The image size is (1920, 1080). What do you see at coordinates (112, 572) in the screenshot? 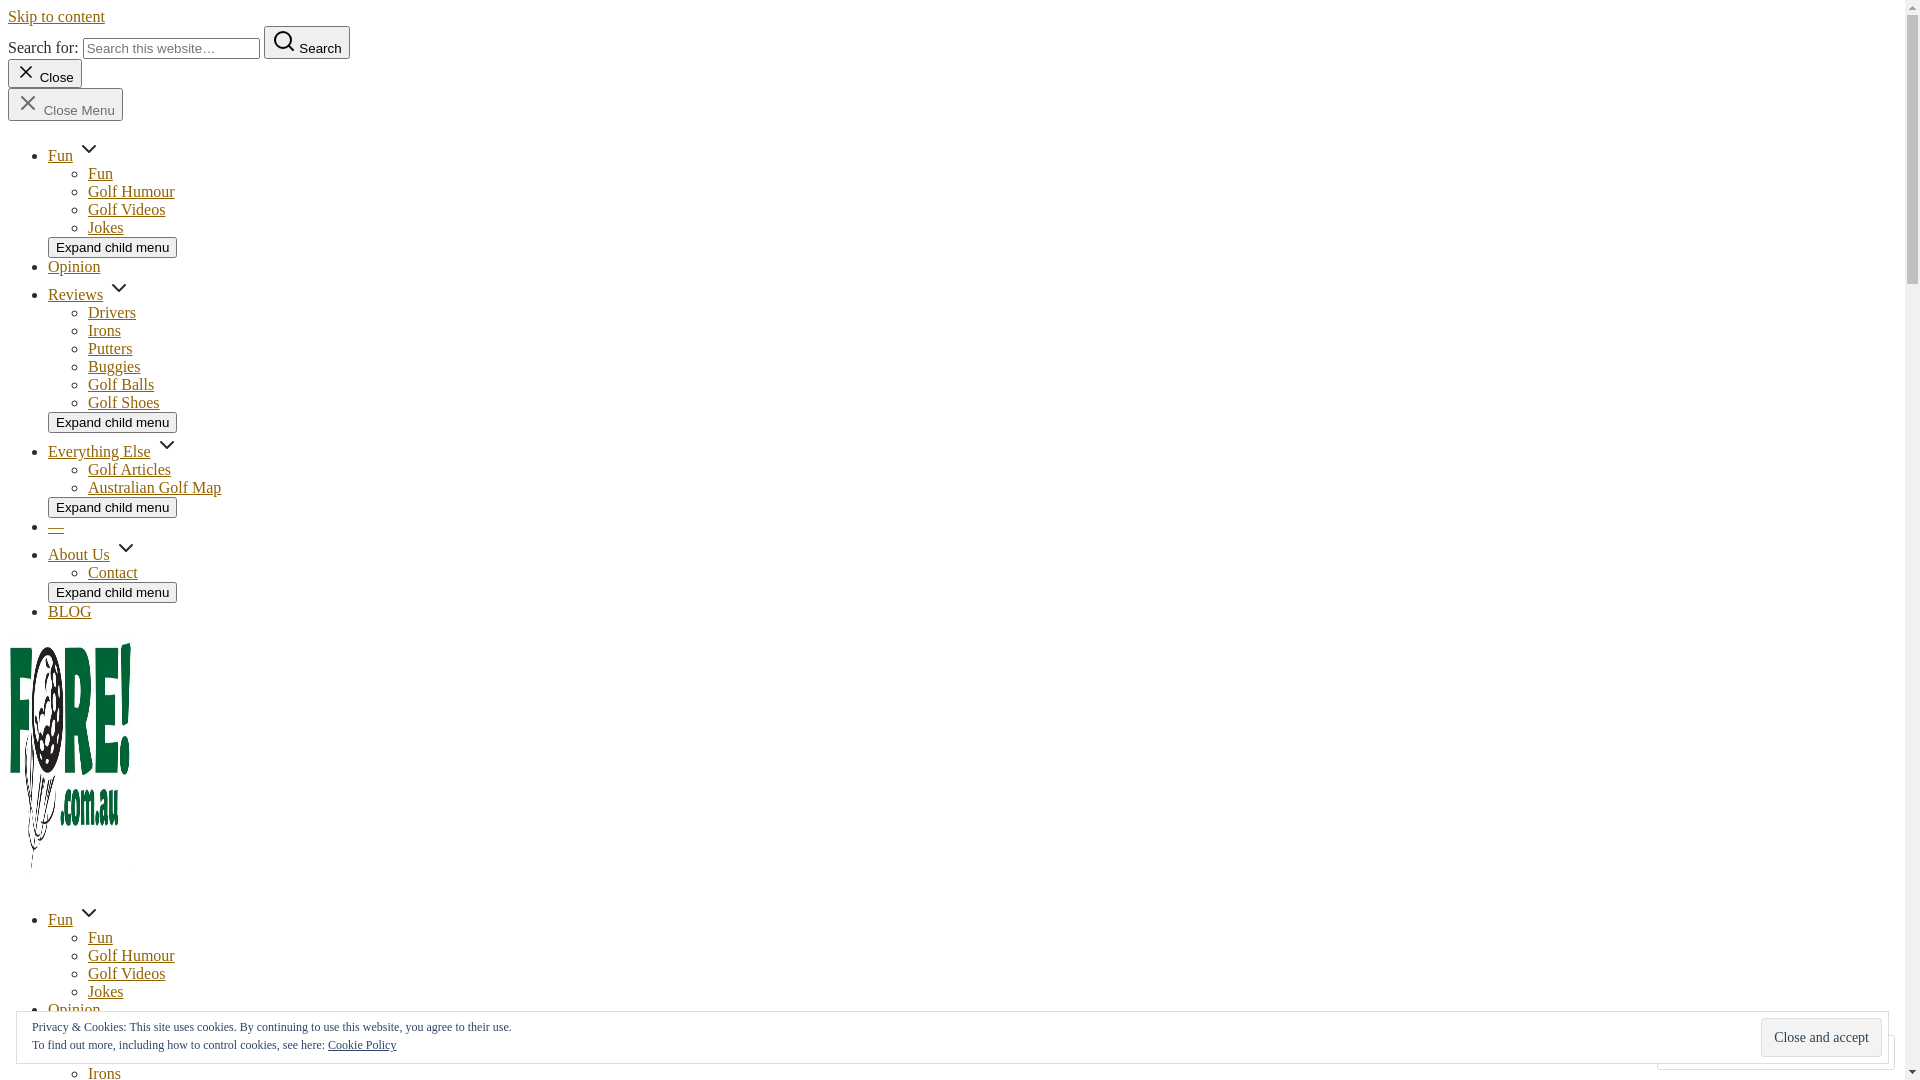
I see `'Contact'` at bounding box center [112, 572].